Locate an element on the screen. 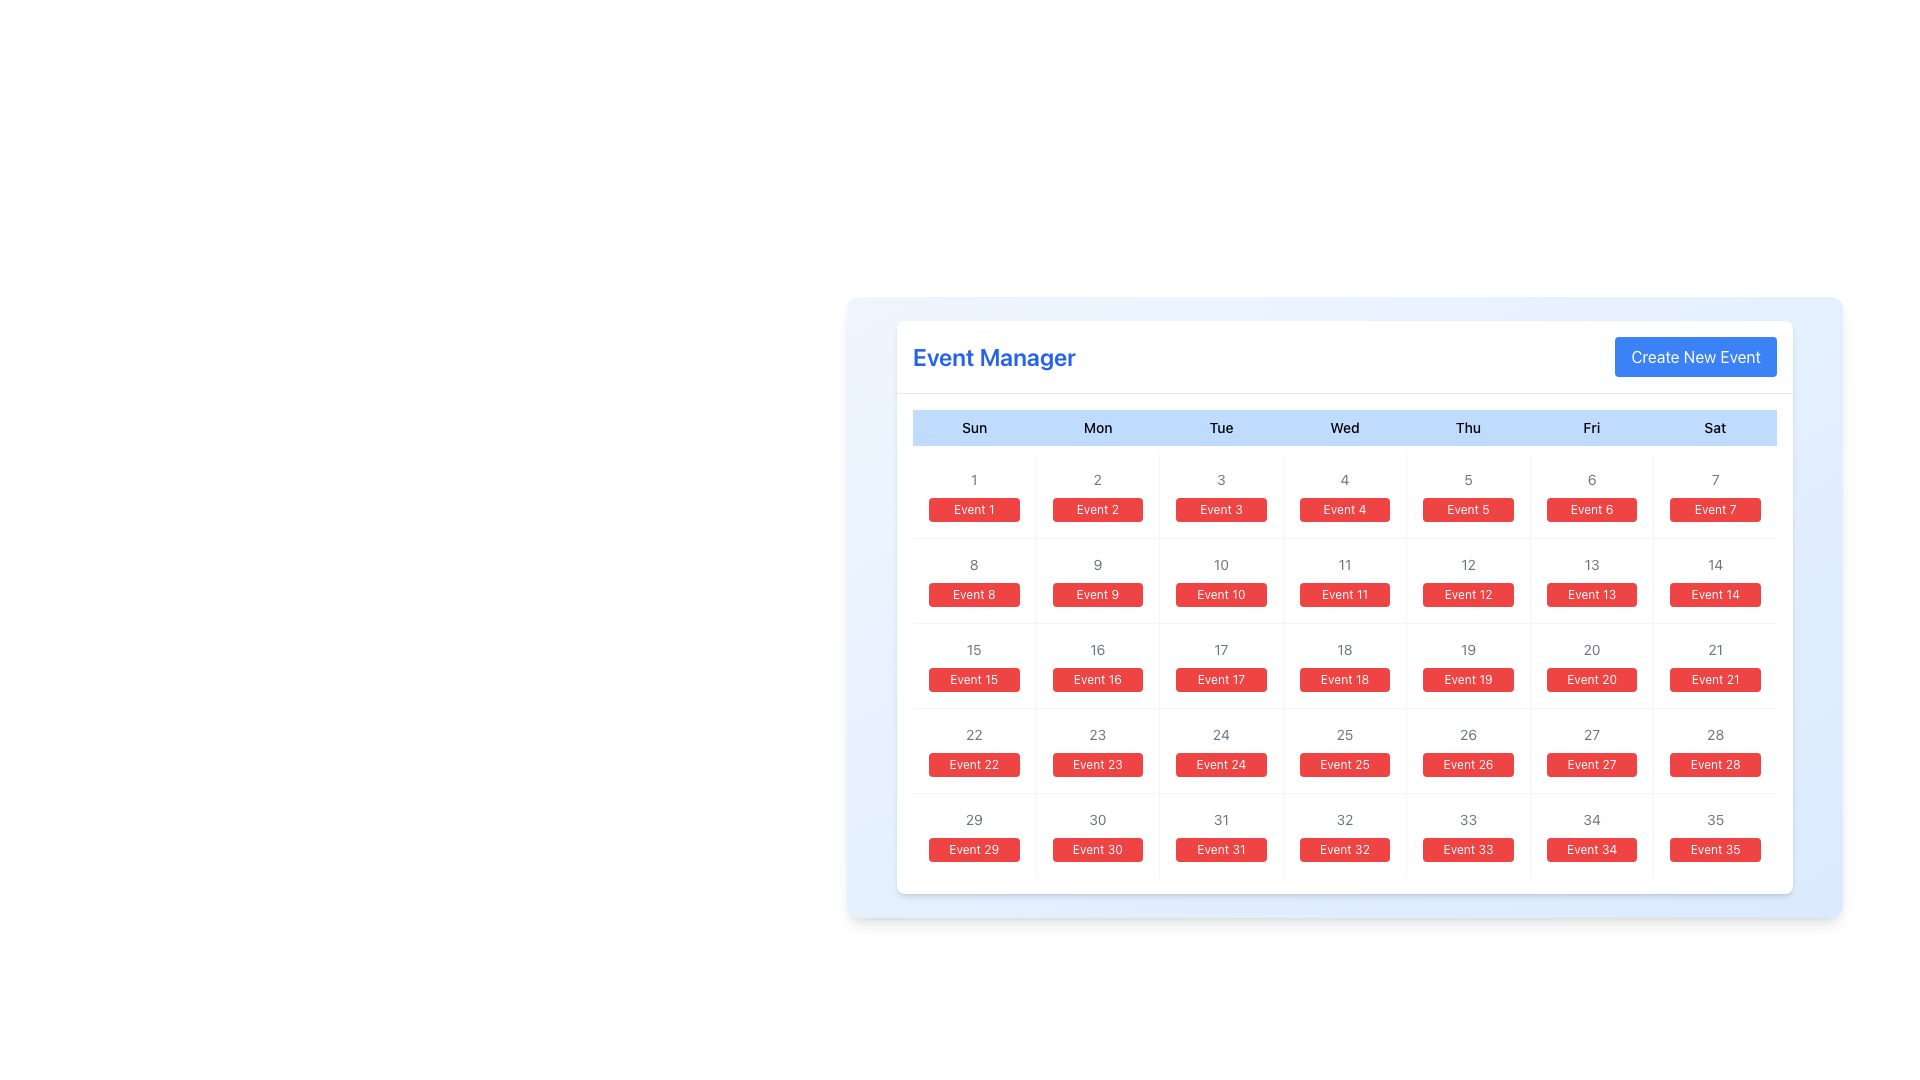 The width and height of the screenshot is (1920, 1080). the interactive informational block displaying details for 'Event 21', located in the bottom row under the 'Sat' column is located at coordinates (1714, 666).